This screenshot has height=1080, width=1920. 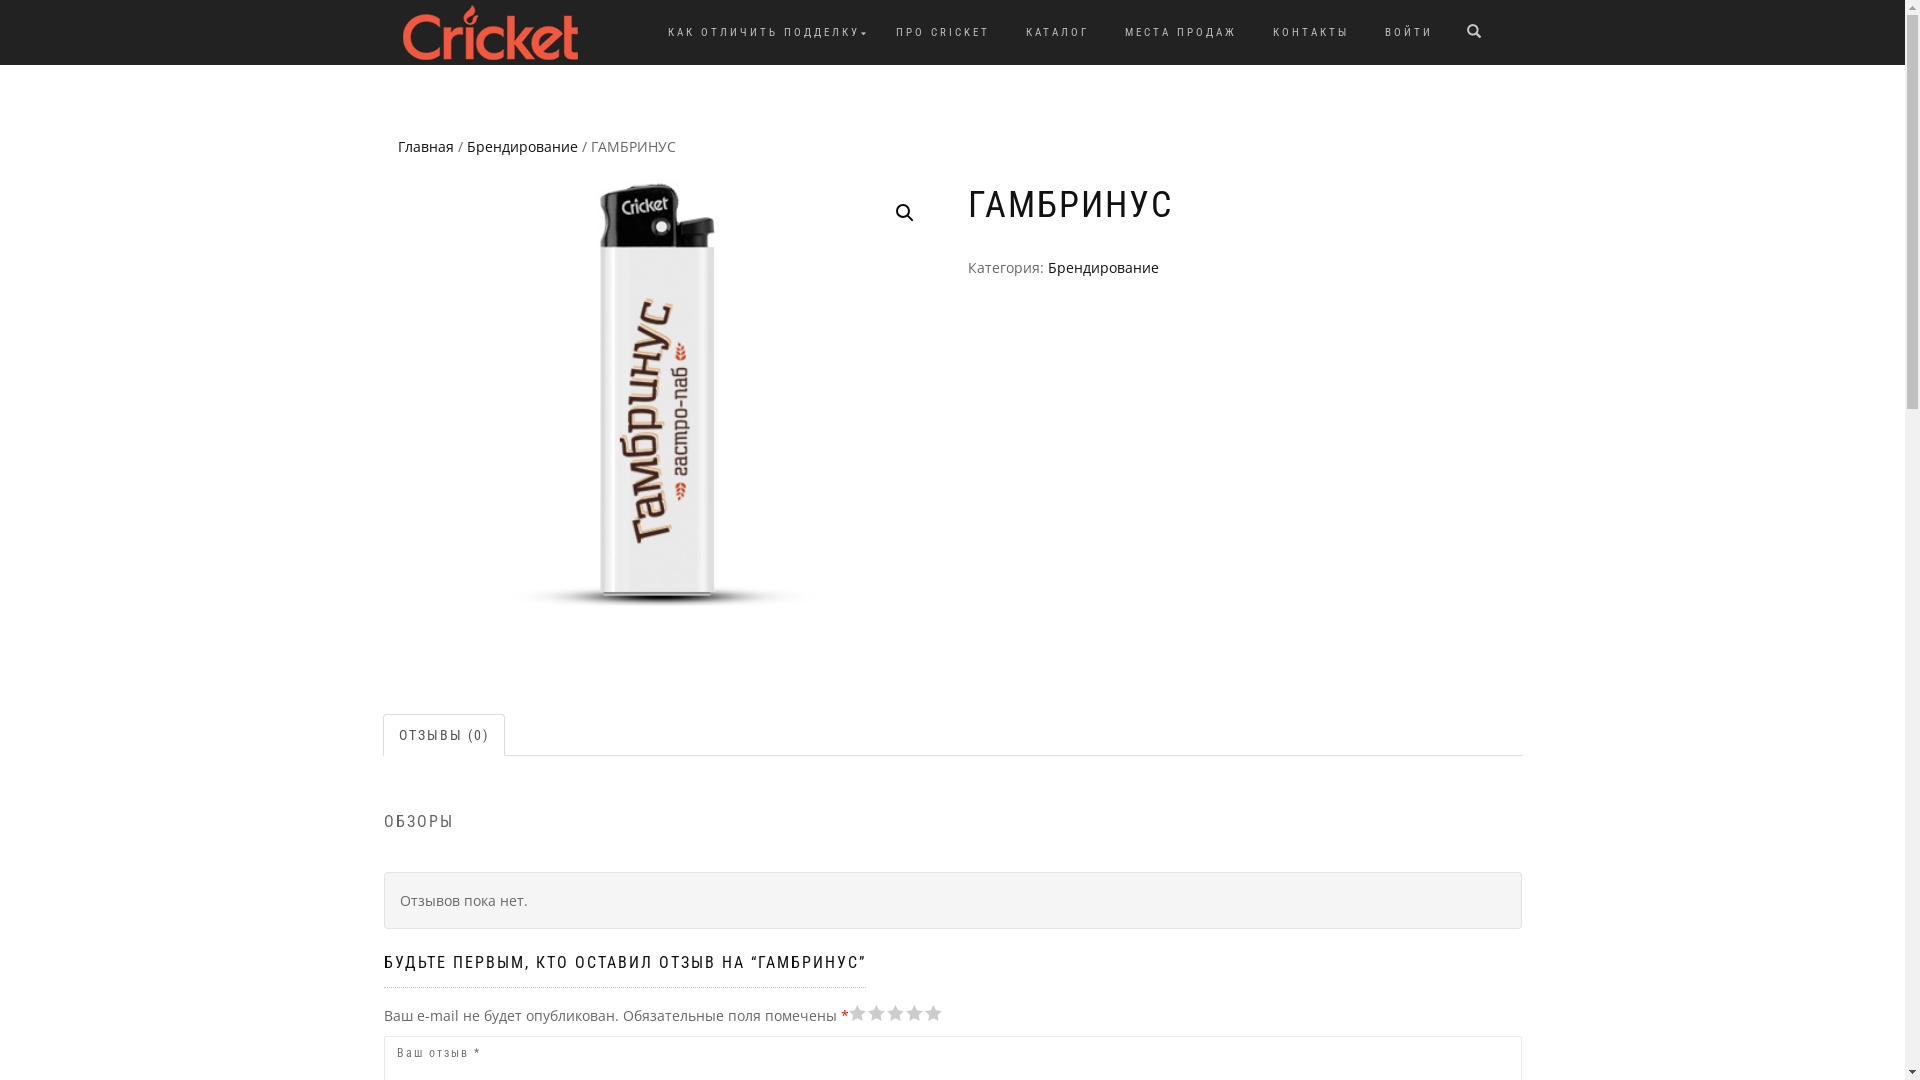 I want to click on '4', so click(x=882, y=1013).